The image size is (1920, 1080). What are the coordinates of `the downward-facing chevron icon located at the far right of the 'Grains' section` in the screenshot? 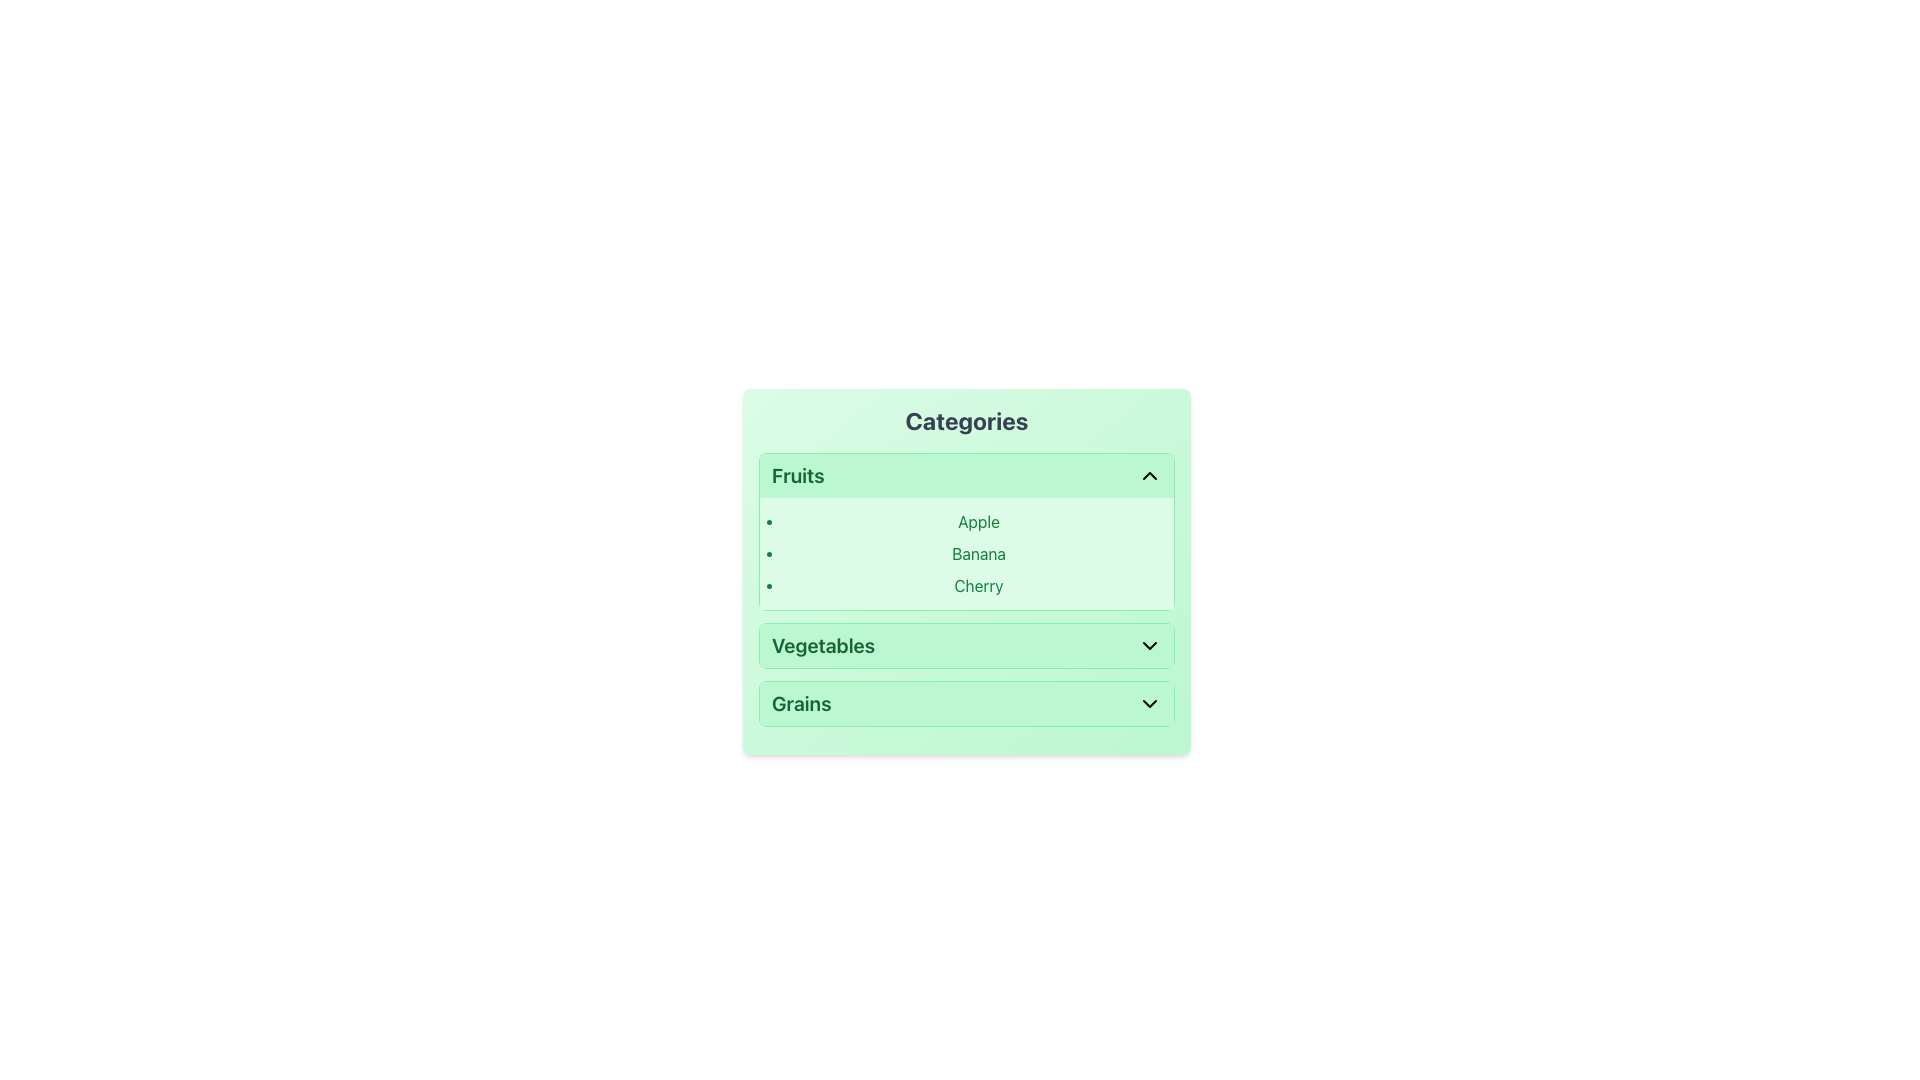 It's located at (1150, 703).